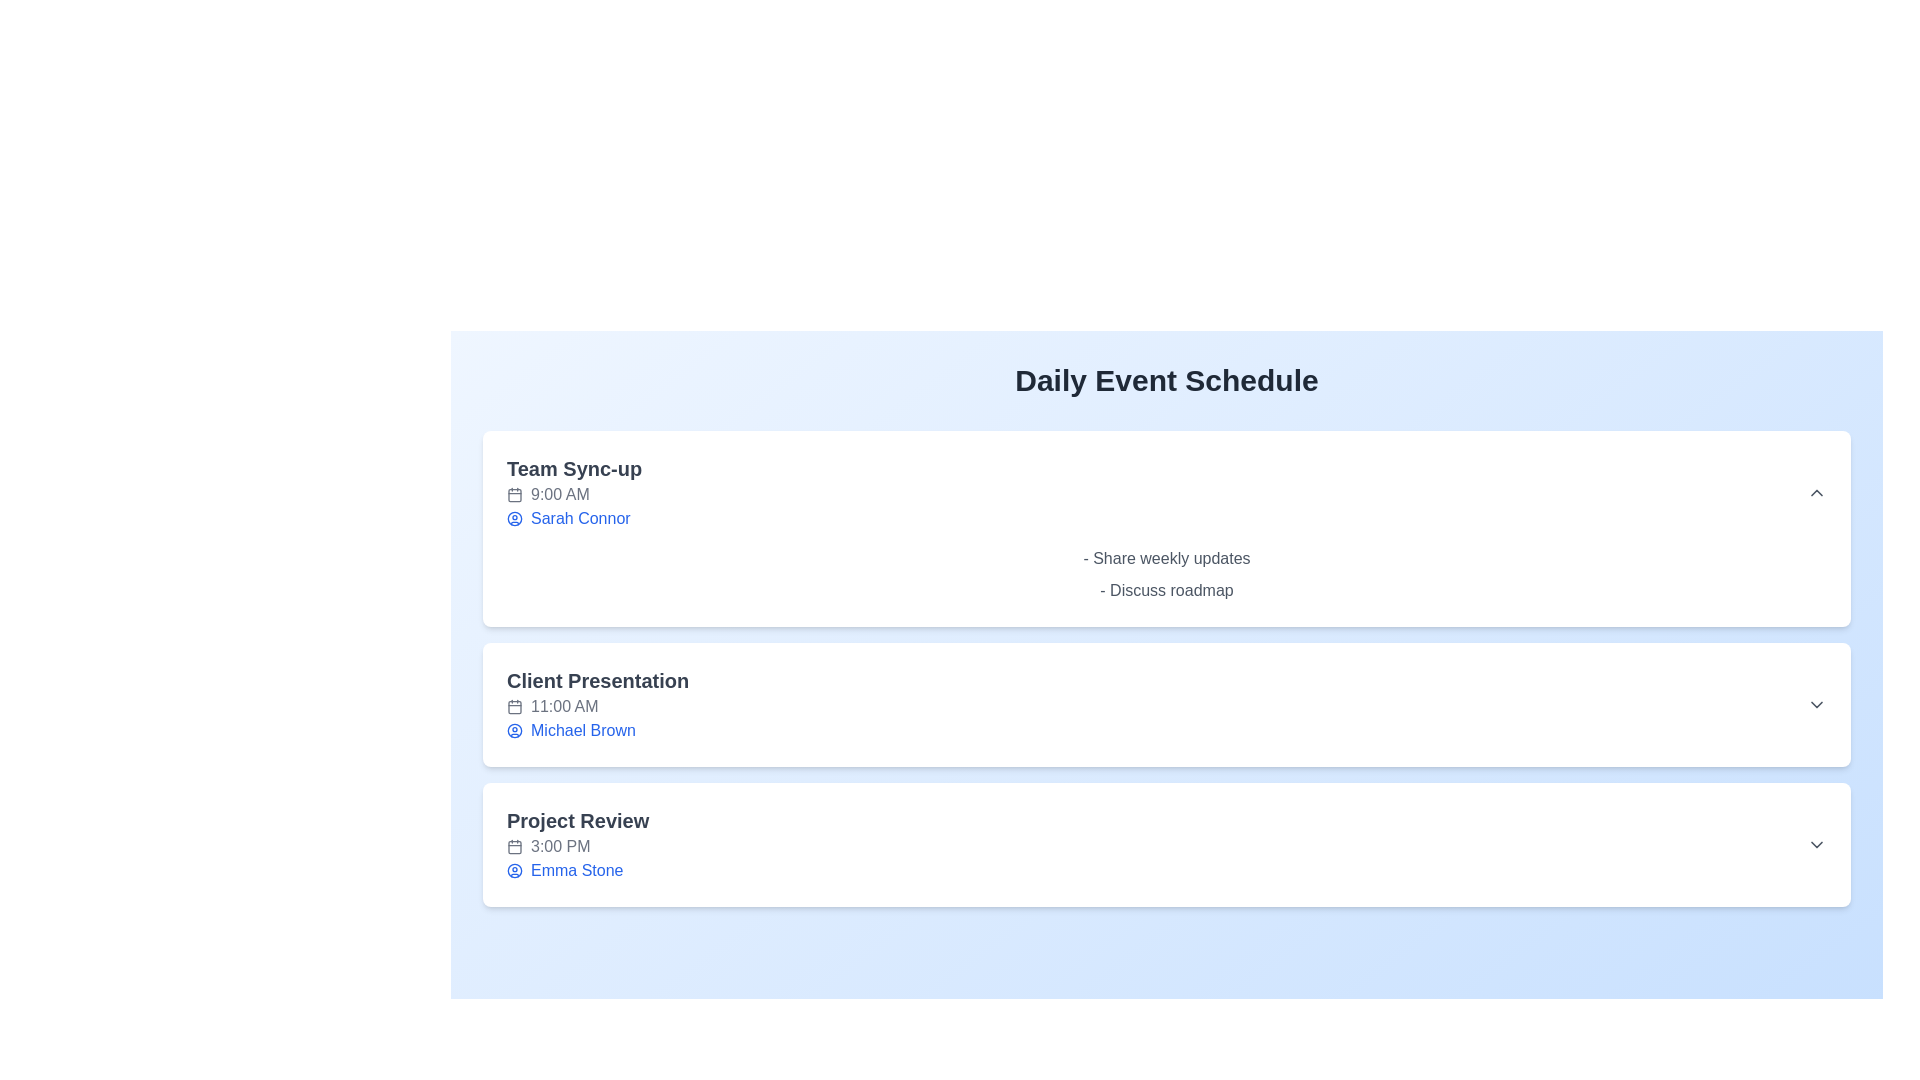 This screenshot has height=1080, width=1920. I want to click on the dropdown toggle button or disclosure arrow located at the far-right side of the 'Client Presentation' event card, so click(1817, 704).